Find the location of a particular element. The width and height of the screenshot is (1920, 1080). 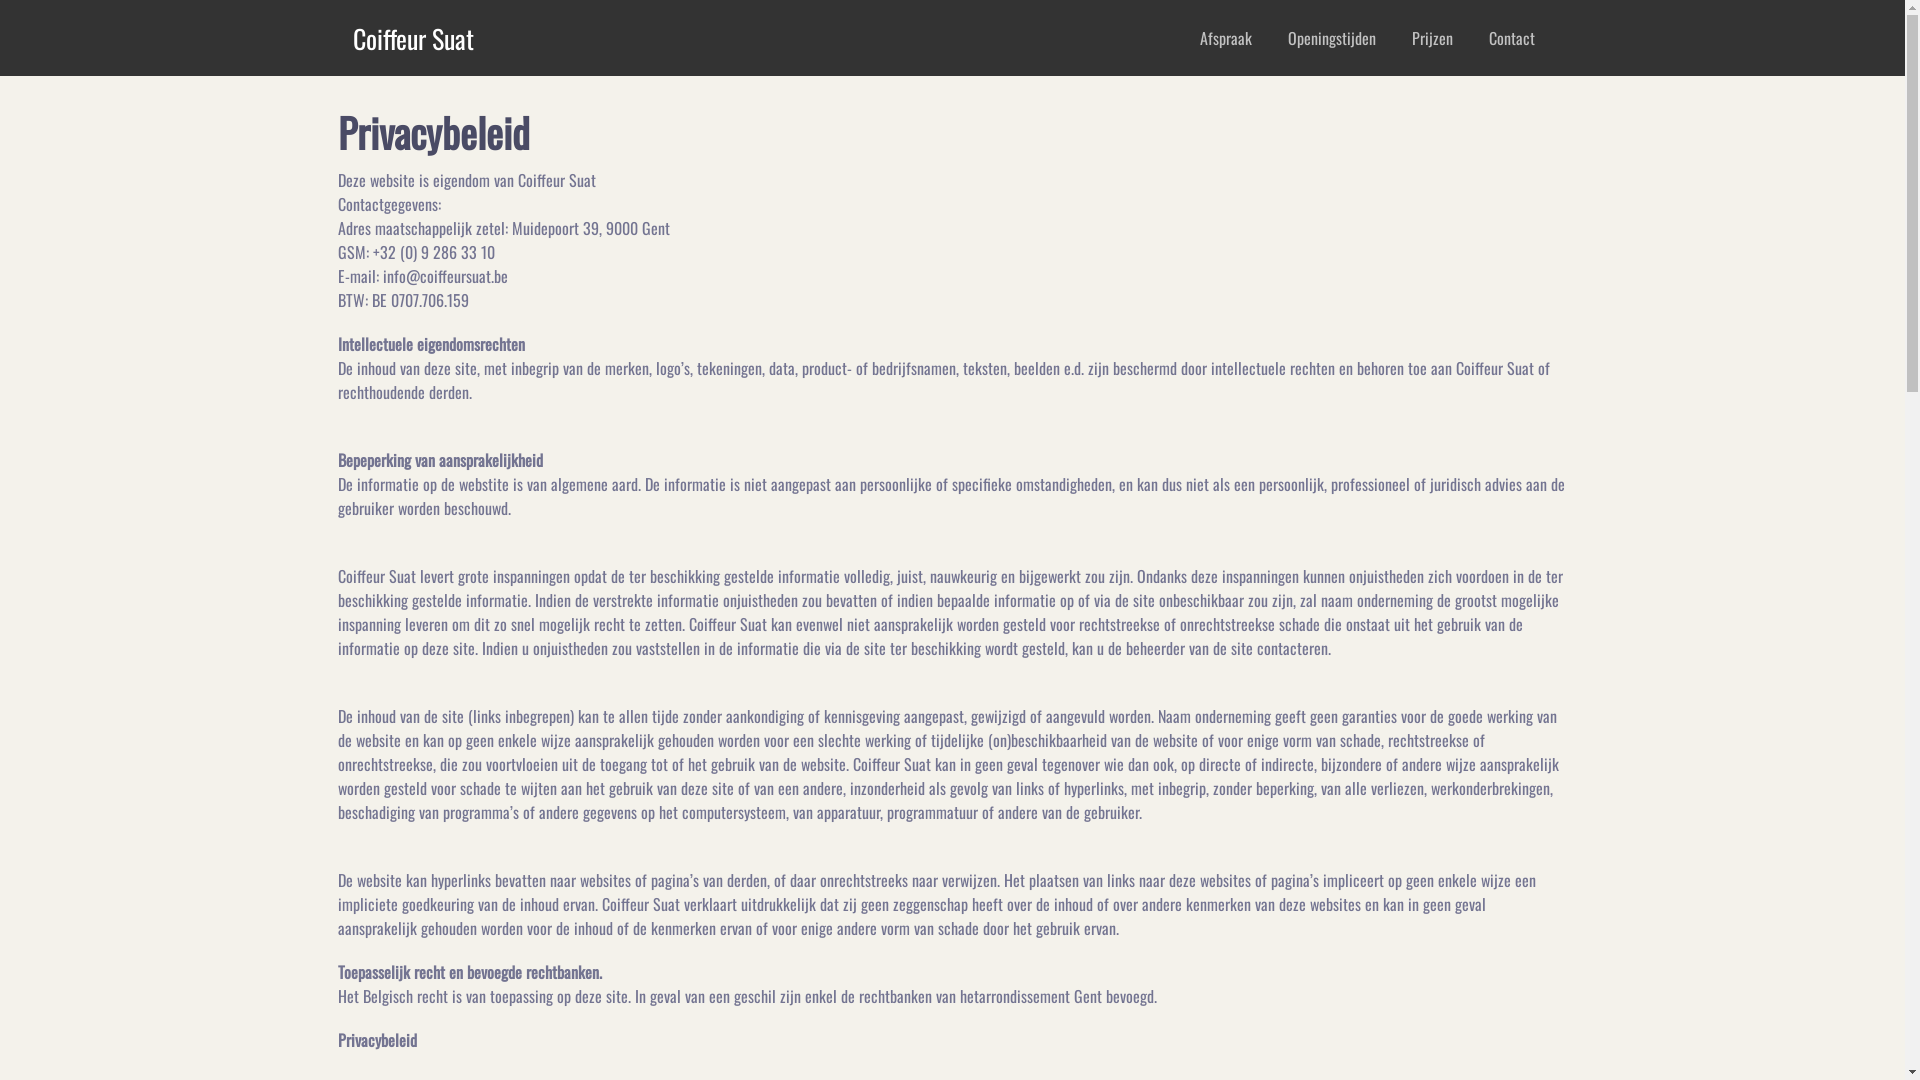

'Openingstijden' is located at coordinates (1332, 38).